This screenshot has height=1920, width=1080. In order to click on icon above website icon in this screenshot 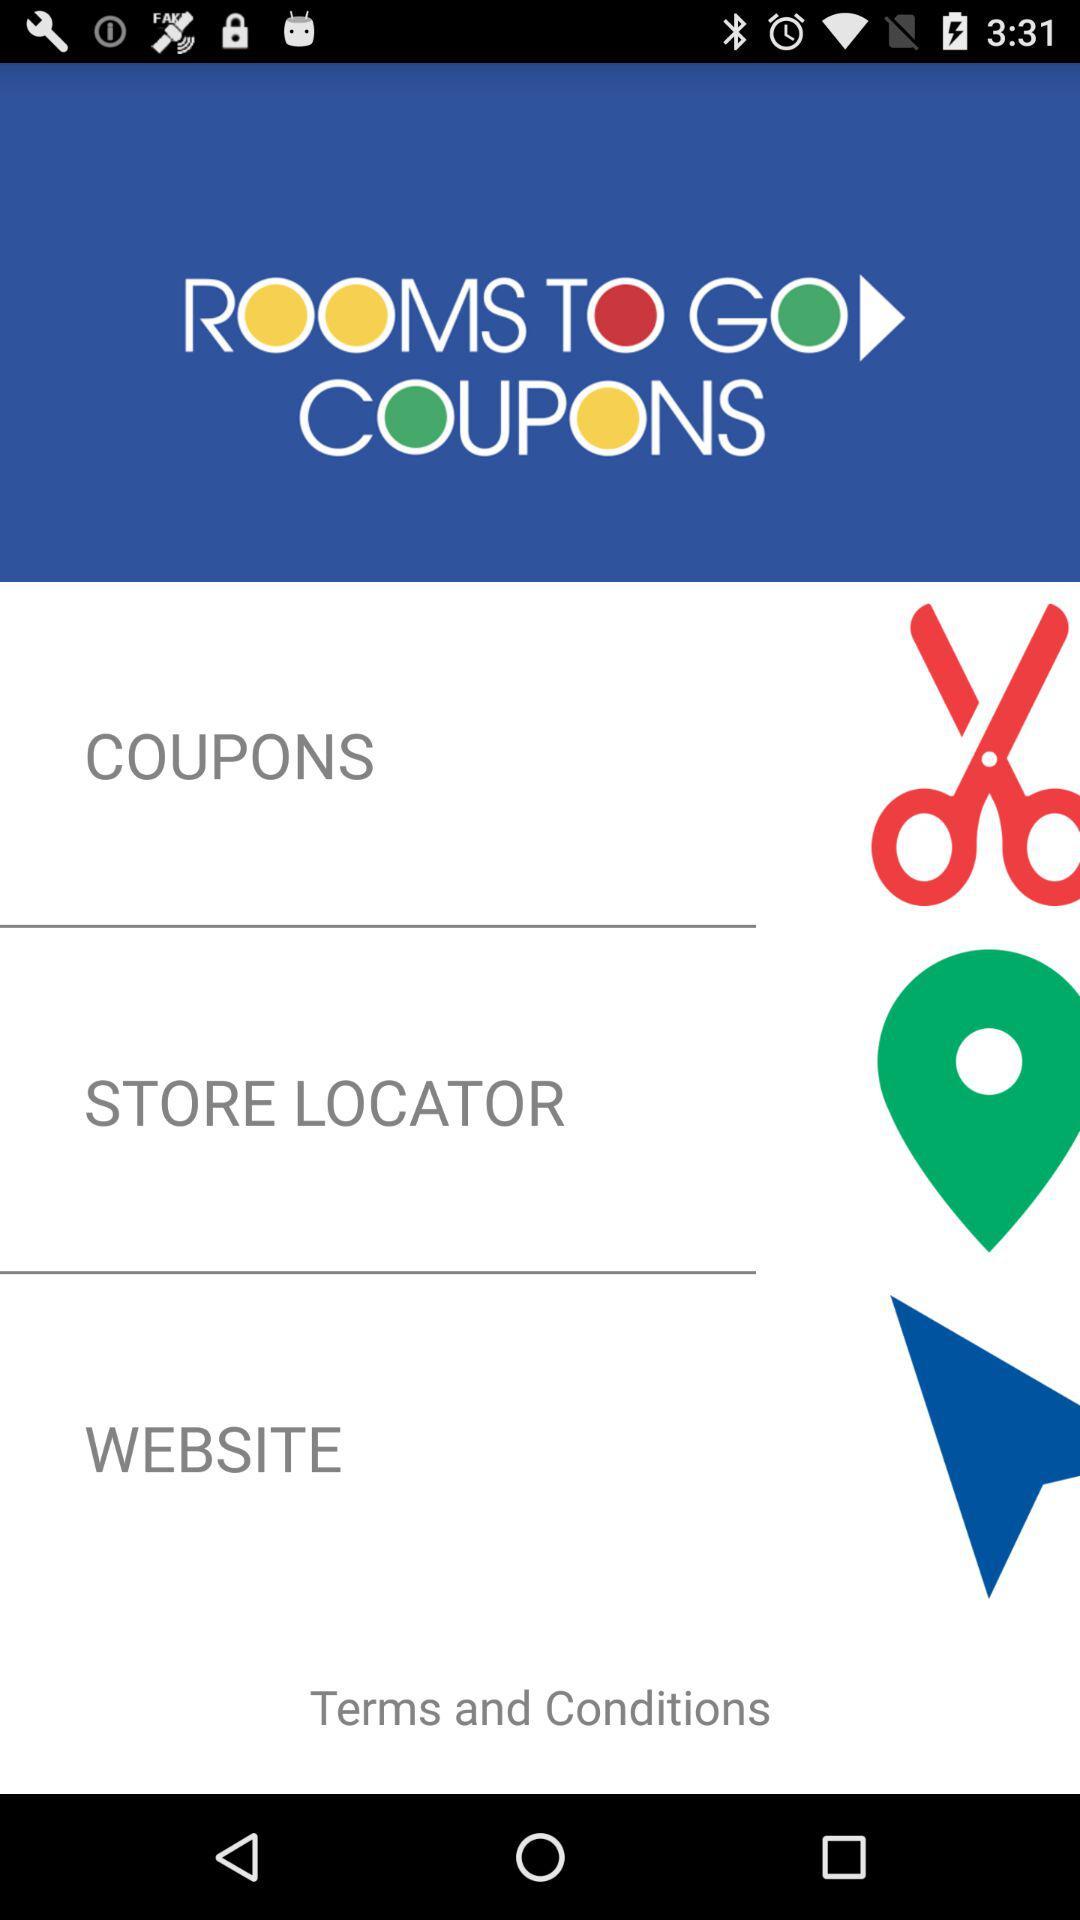, I will do `click(540, 1099)`.